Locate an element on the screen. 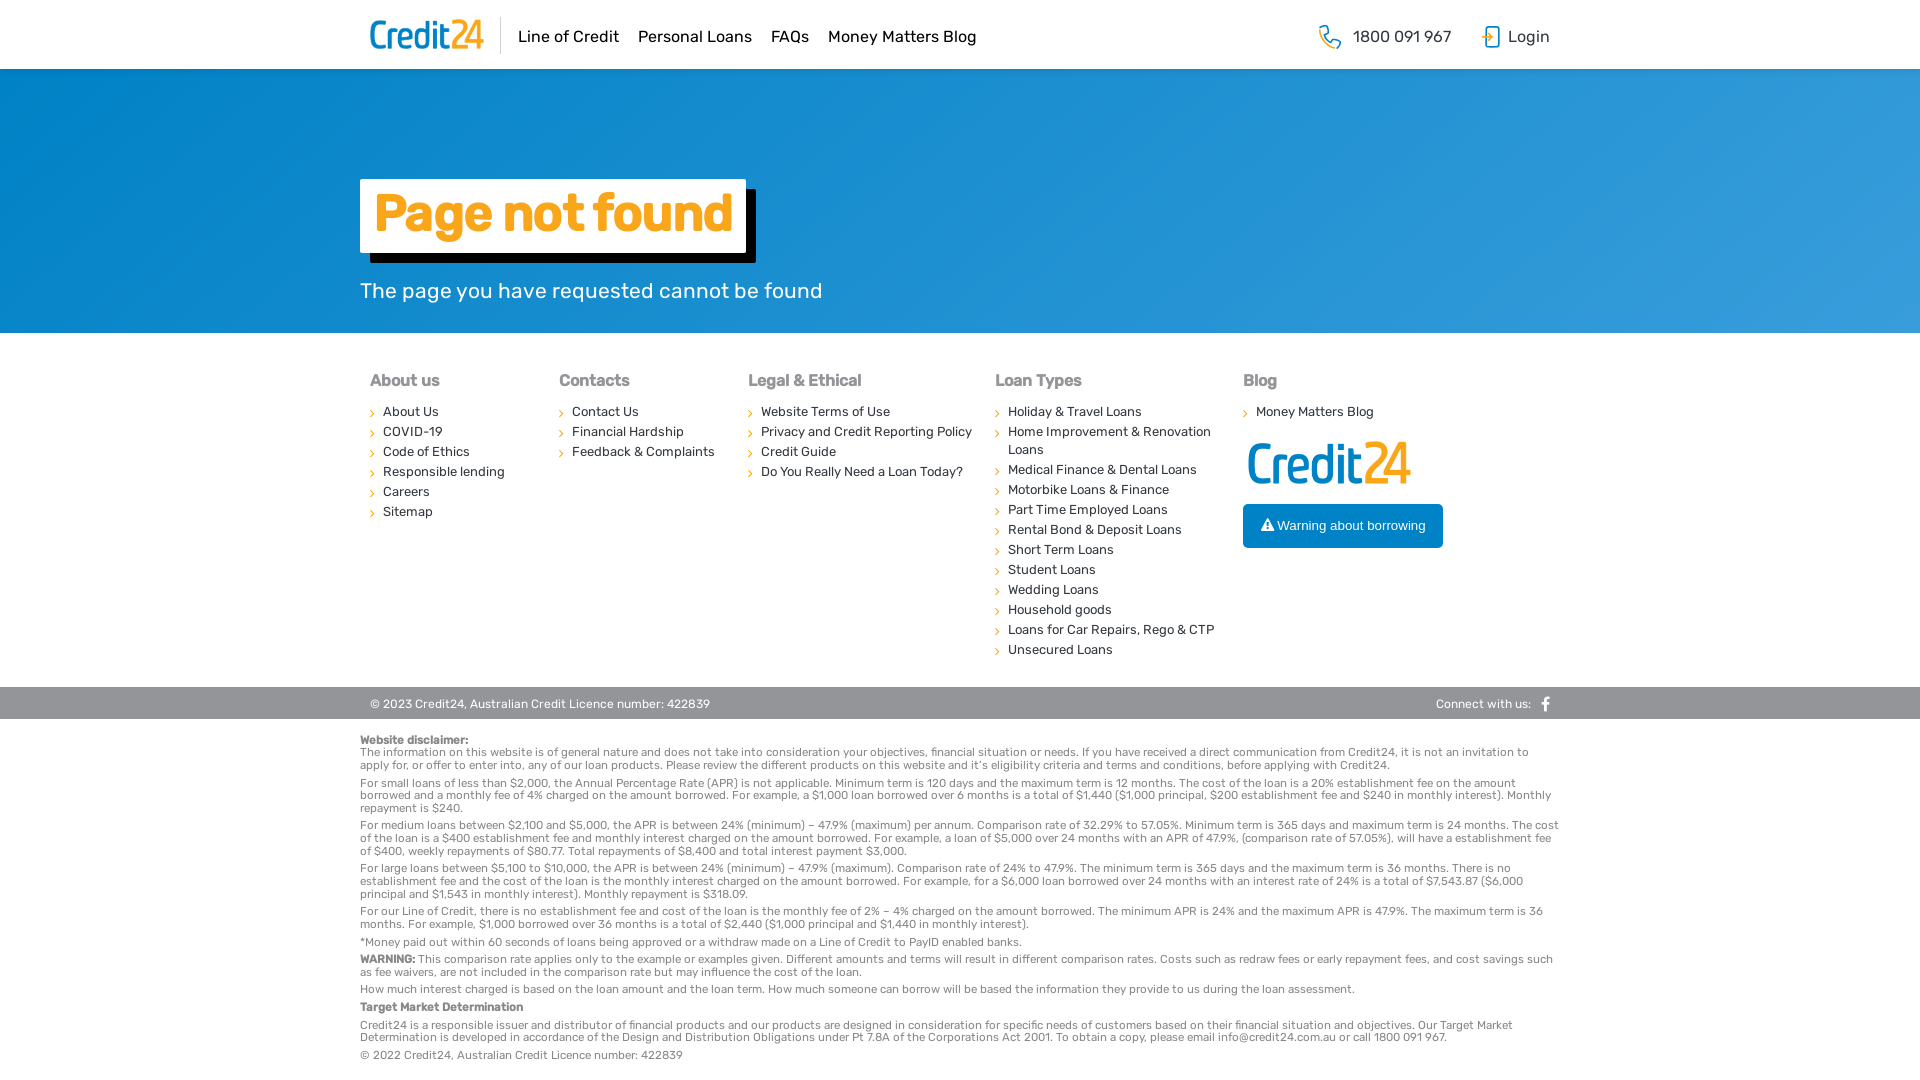  'Short Term Loans' is located at coordinates (1106, 550).